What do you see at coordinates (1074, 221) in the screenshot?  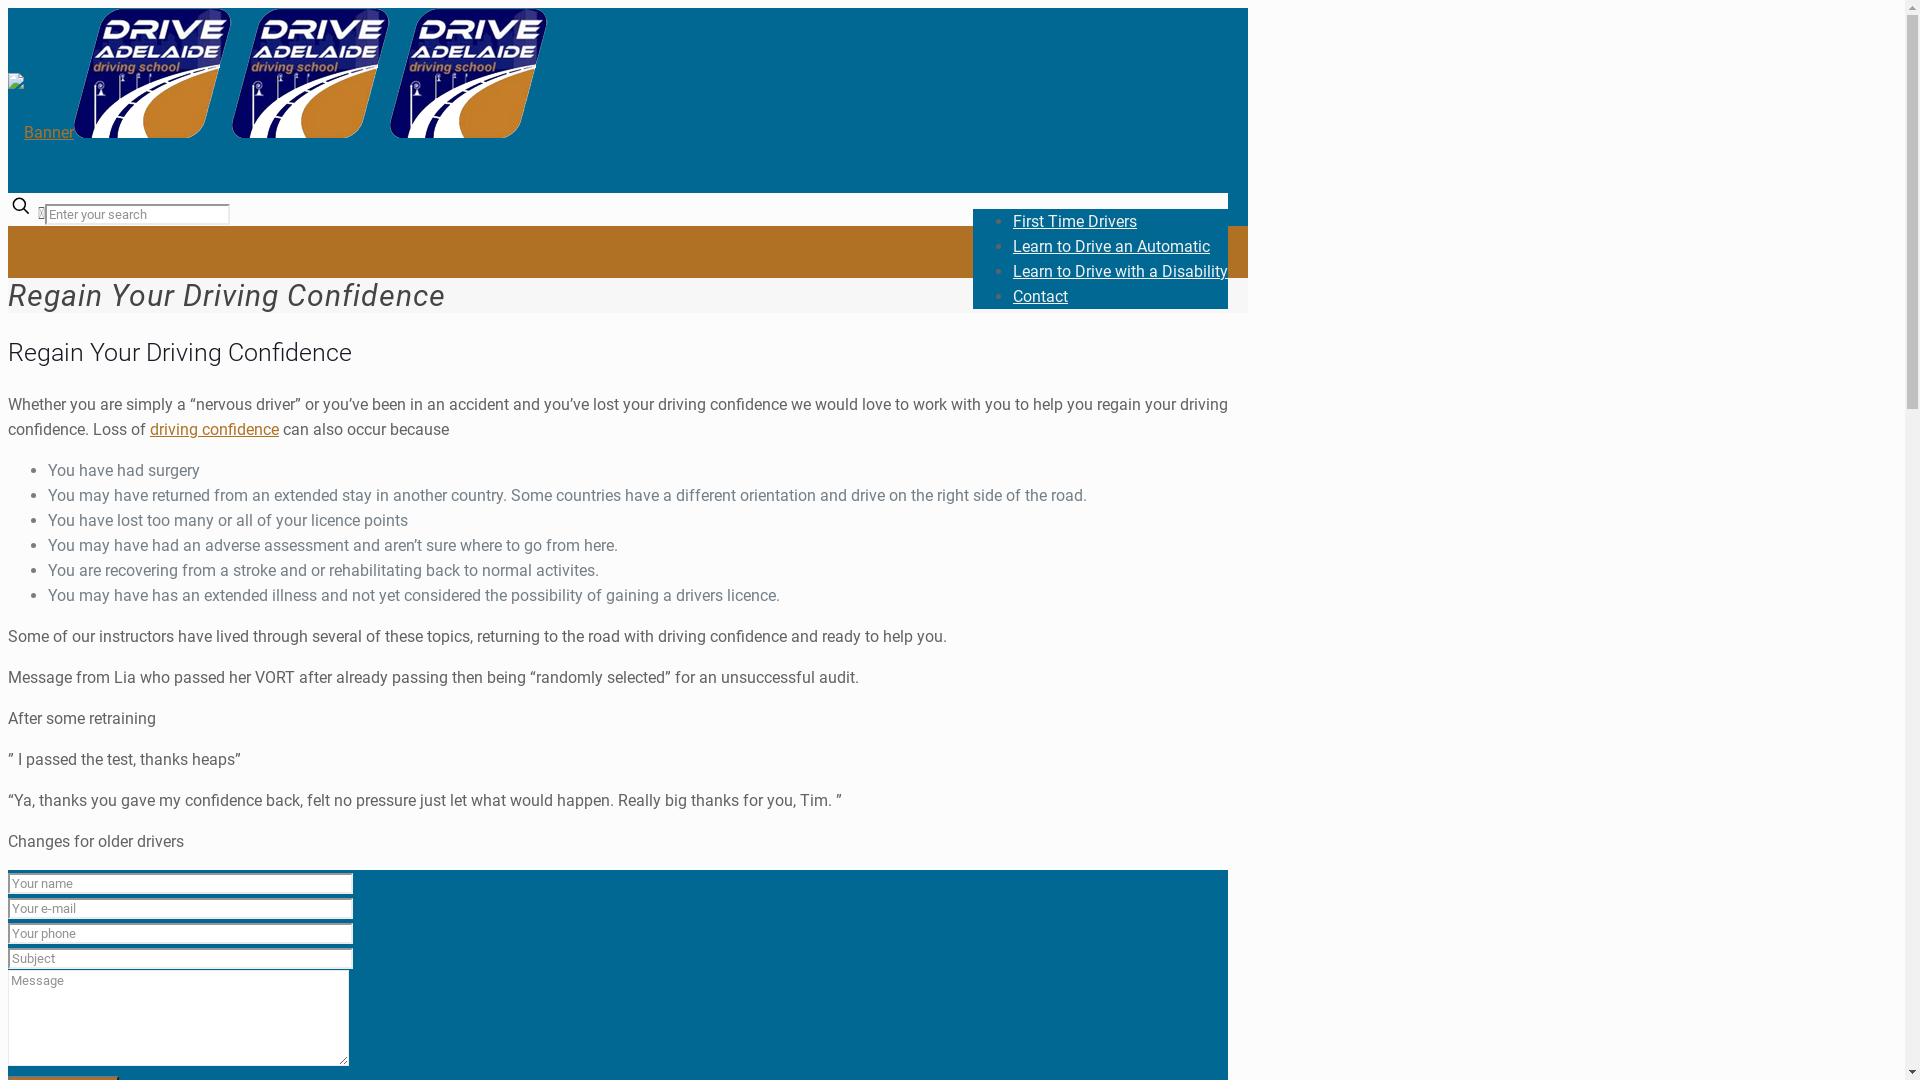 I see `'First Time Drivers'` at bounding box center [1074, 221].